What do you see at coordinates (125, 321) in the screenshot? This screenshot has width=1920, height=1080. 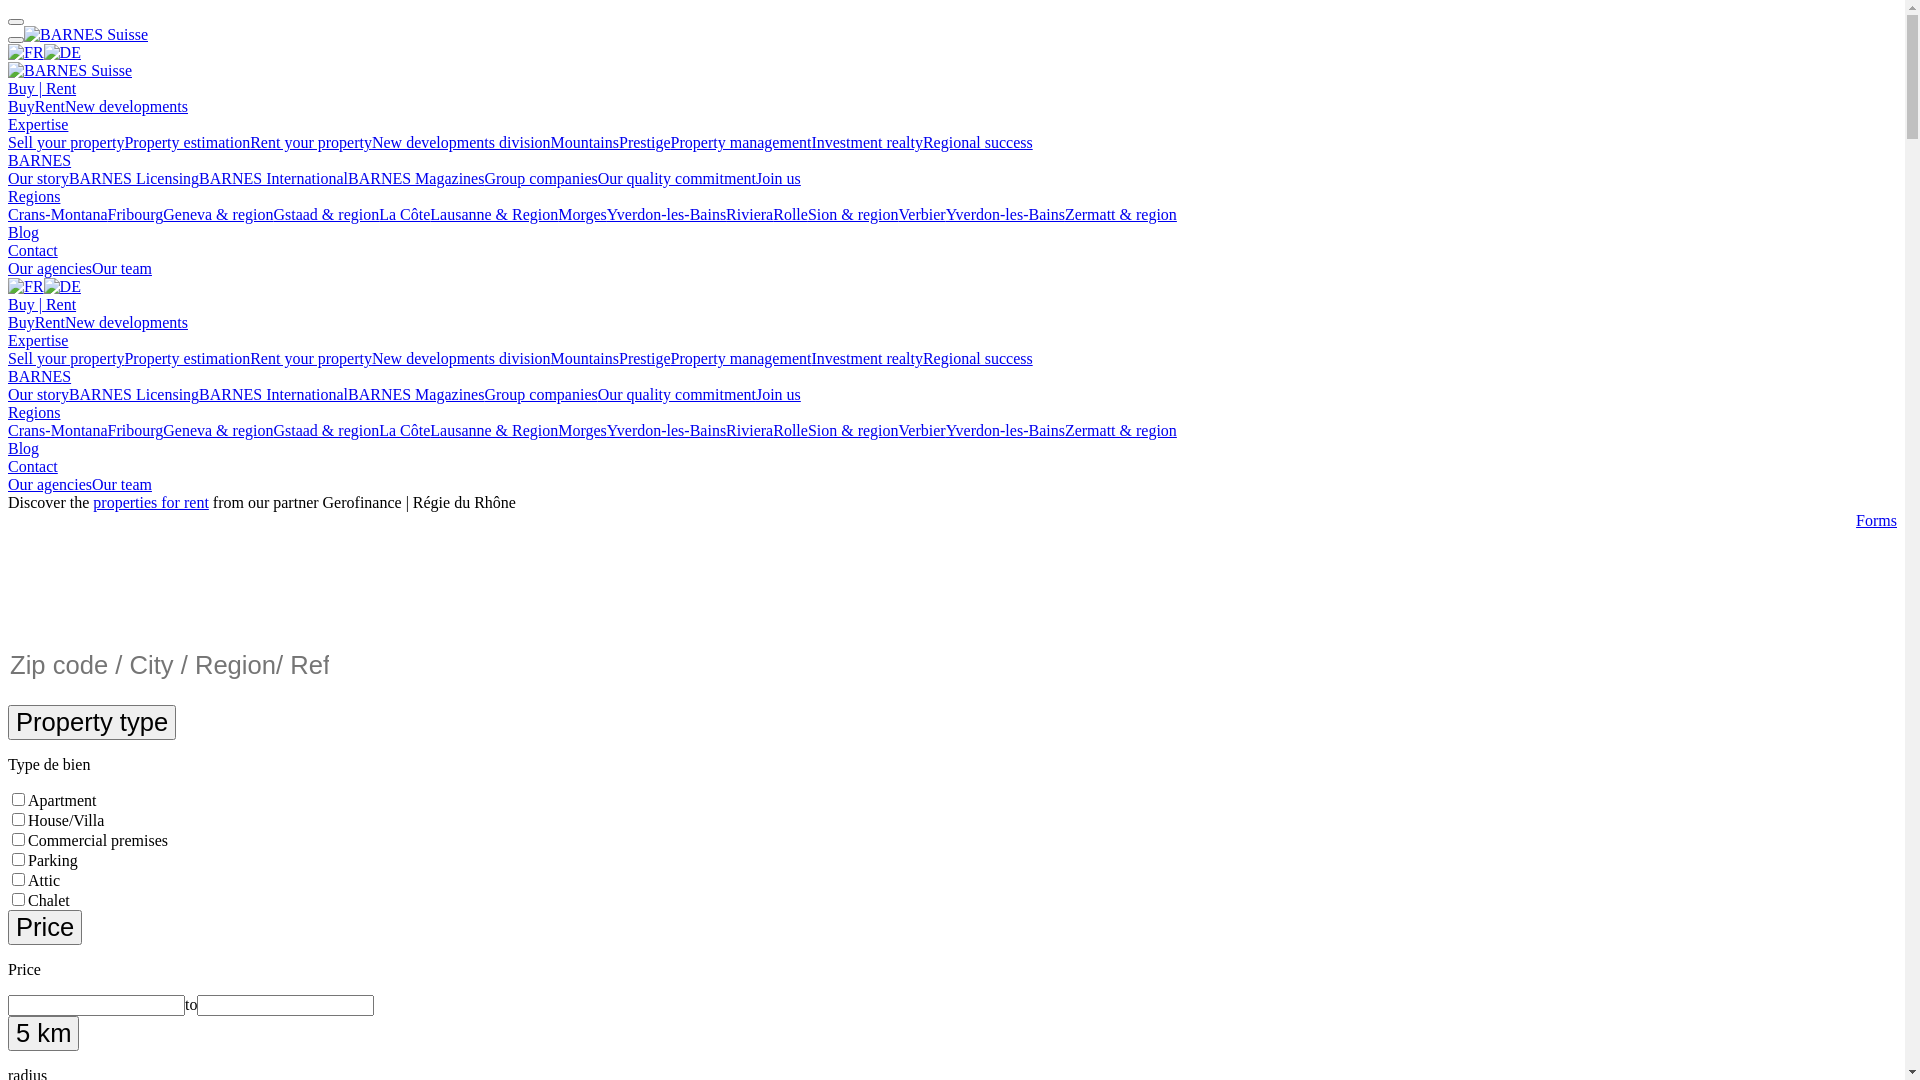 I see `'New developments'` at bounding box center [125, 321].